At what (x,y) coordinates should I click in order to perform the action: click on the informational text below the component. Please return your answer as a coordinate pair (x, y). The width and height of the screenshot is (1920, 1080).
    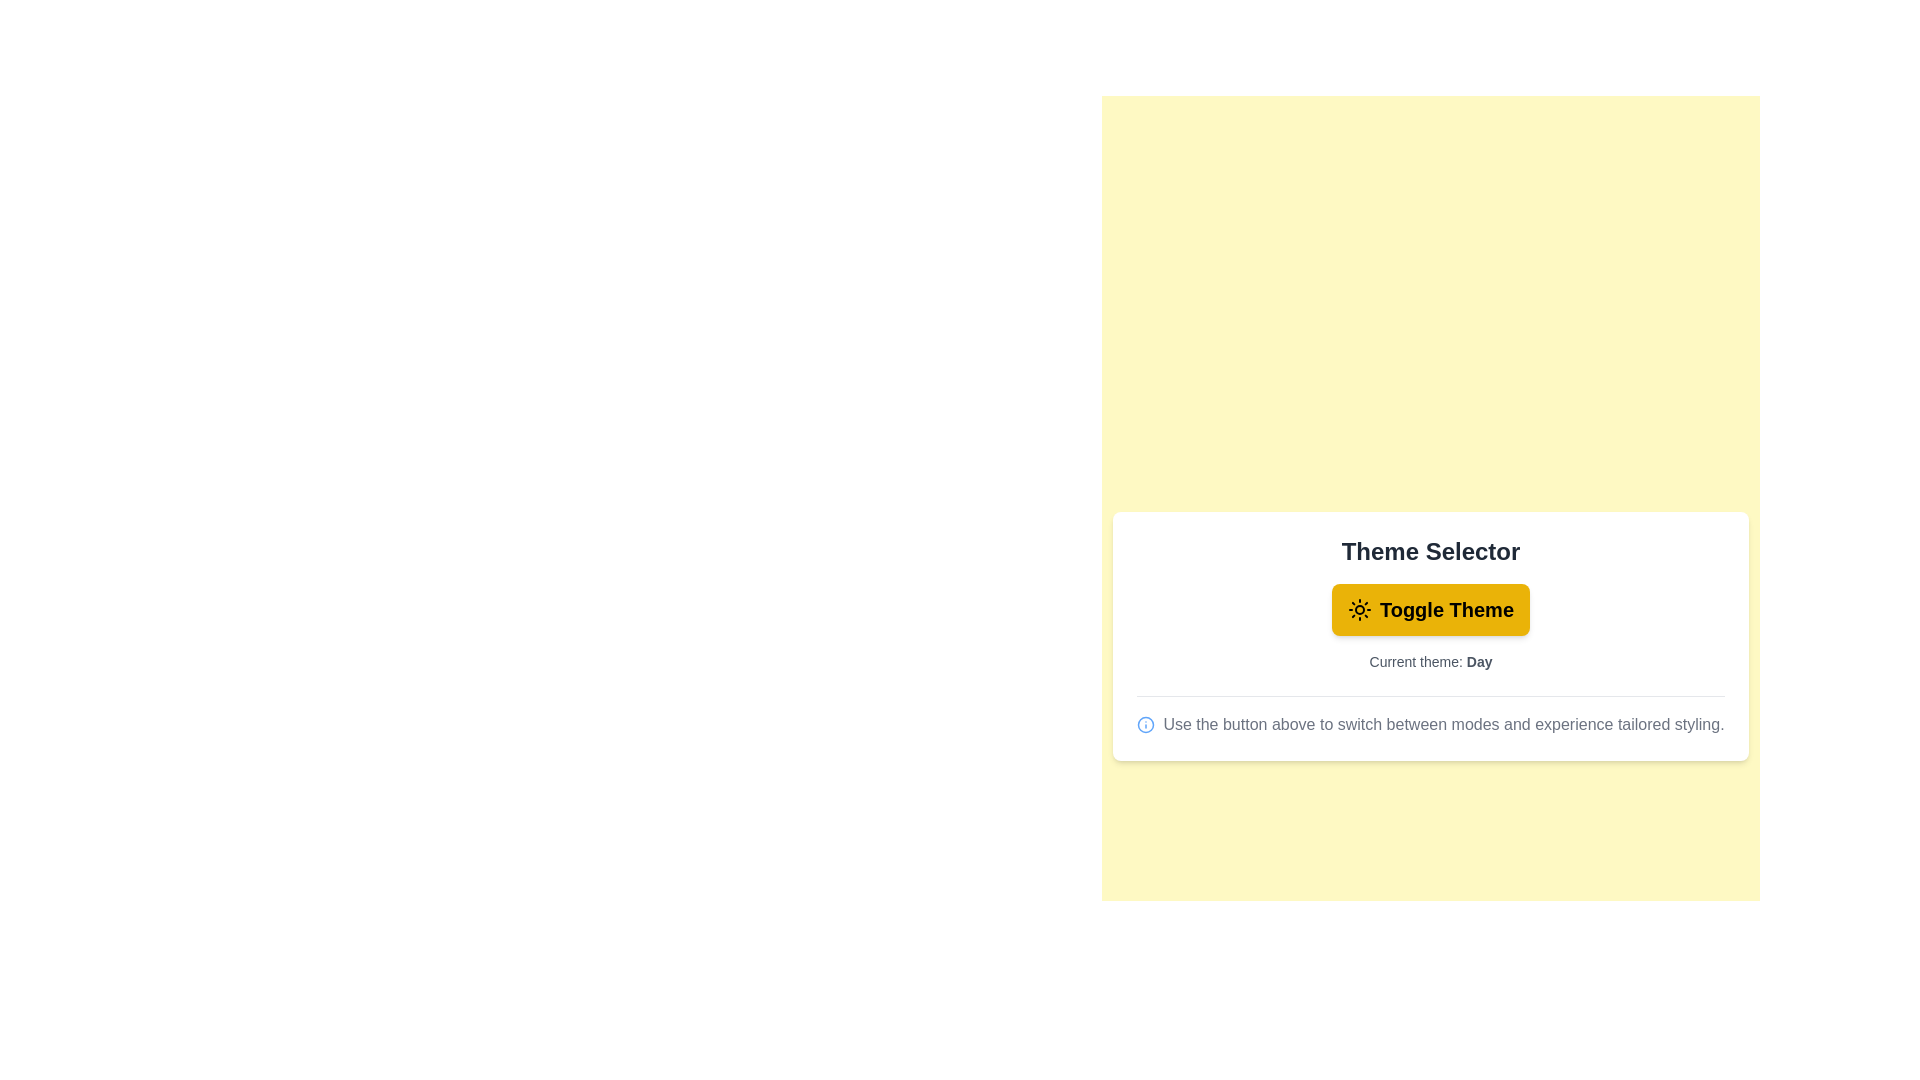
    Looking at the image, I should click on (1429, 715).